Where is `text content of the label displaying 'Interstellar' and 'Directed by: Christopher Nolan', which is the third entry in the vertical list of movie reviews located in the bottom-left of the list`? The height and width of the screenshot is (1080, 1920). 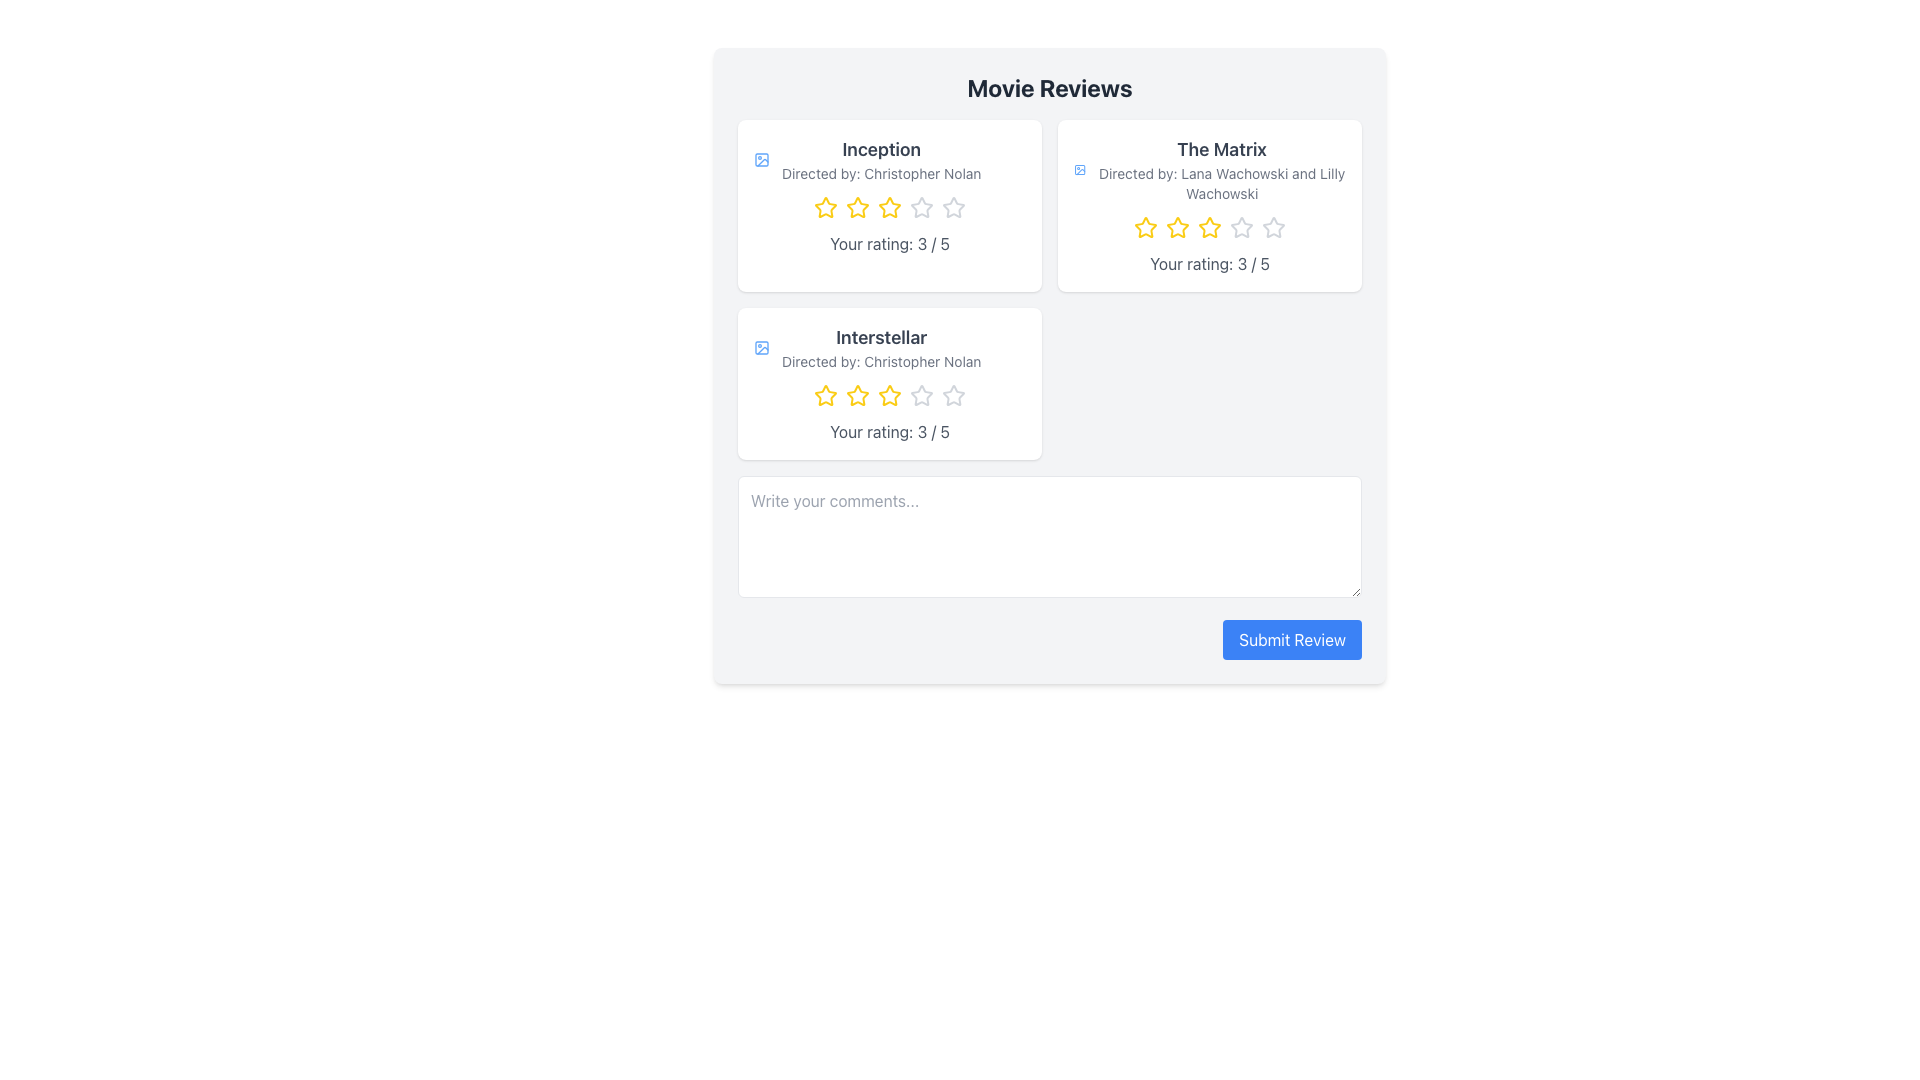 text content of the label displaying 'Interstellar' and 'Directed by: Christopher Nolan', which is the third entry in the vertical list of movie reviews located in the bottom-left of the list is located at coordinates (880, 346).